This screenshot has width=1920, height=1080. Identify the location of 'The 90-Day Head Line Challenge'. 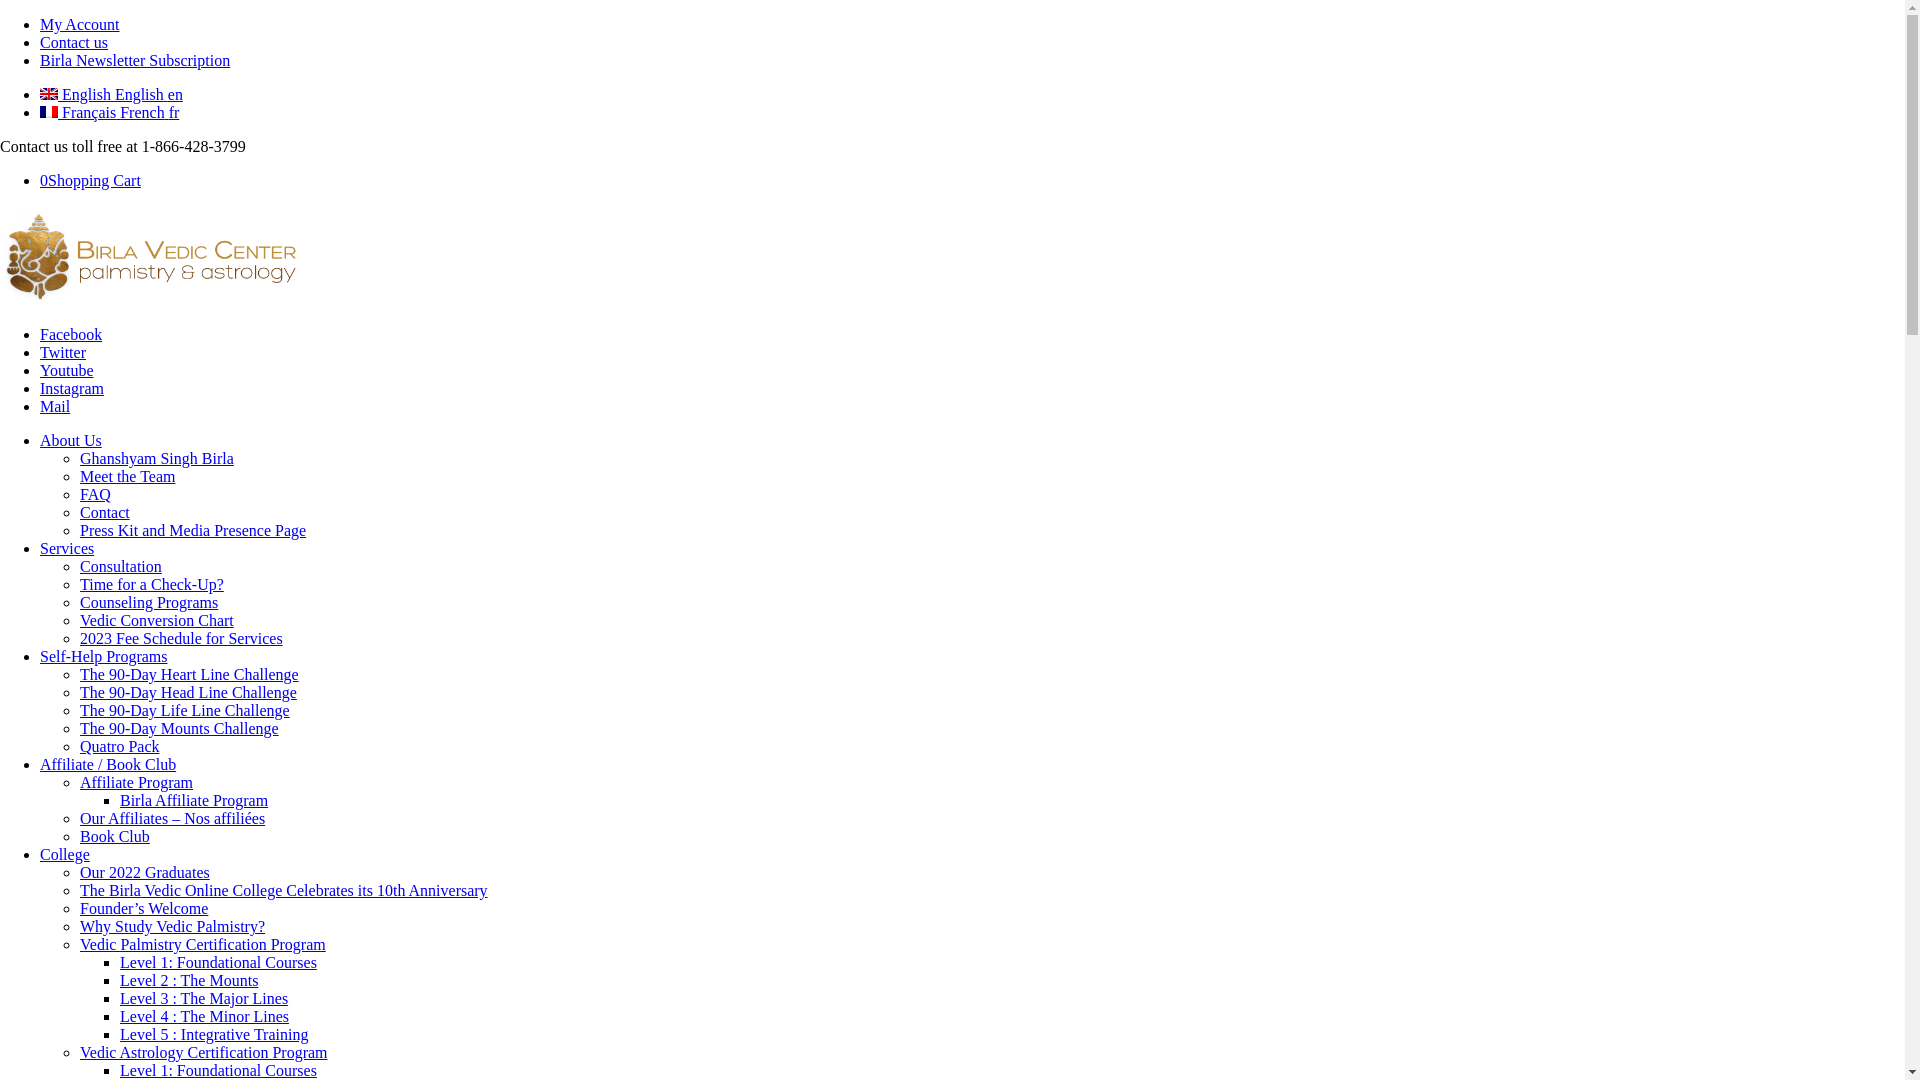
(188, 691).